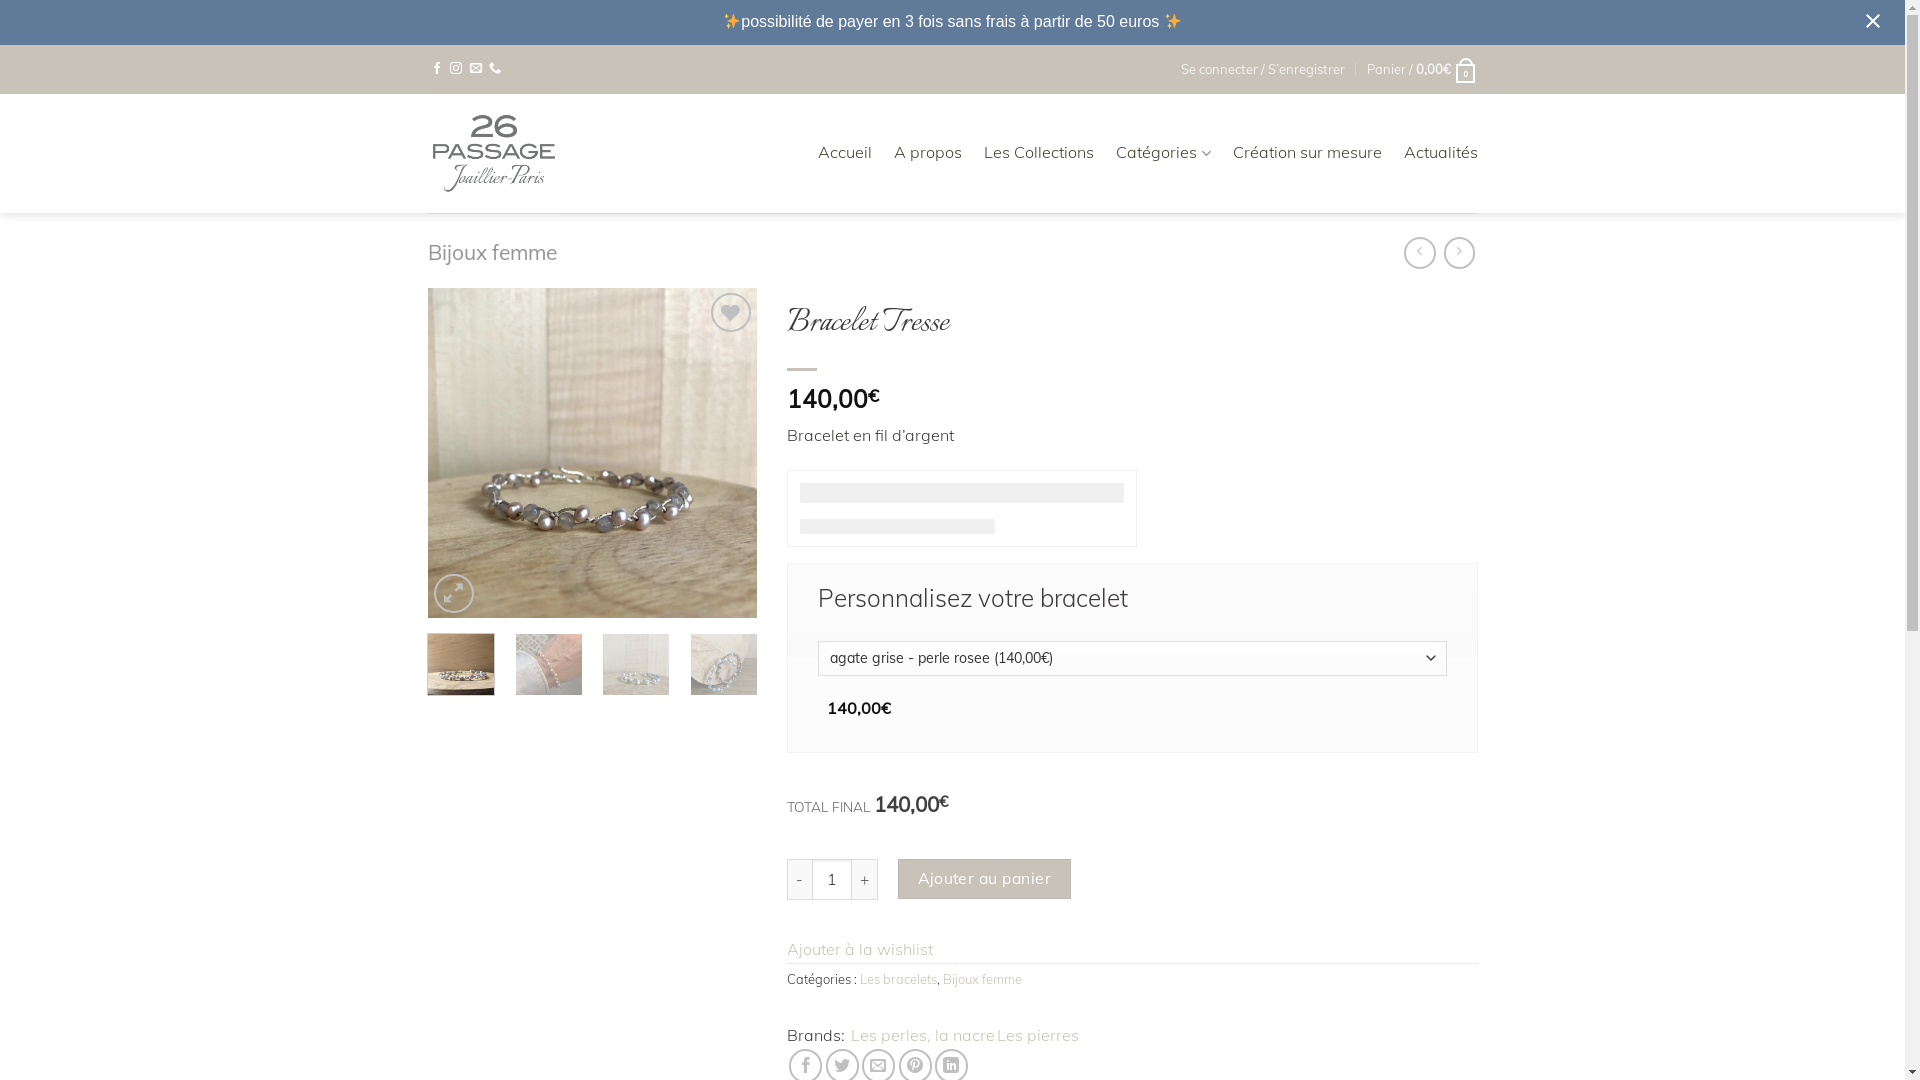 The width and height of the screenshot is (1920, 1080). What do you see at coordinates (844, 152) in the screenshot?
I see `'Accueil'` at bounding box center [844, 152].